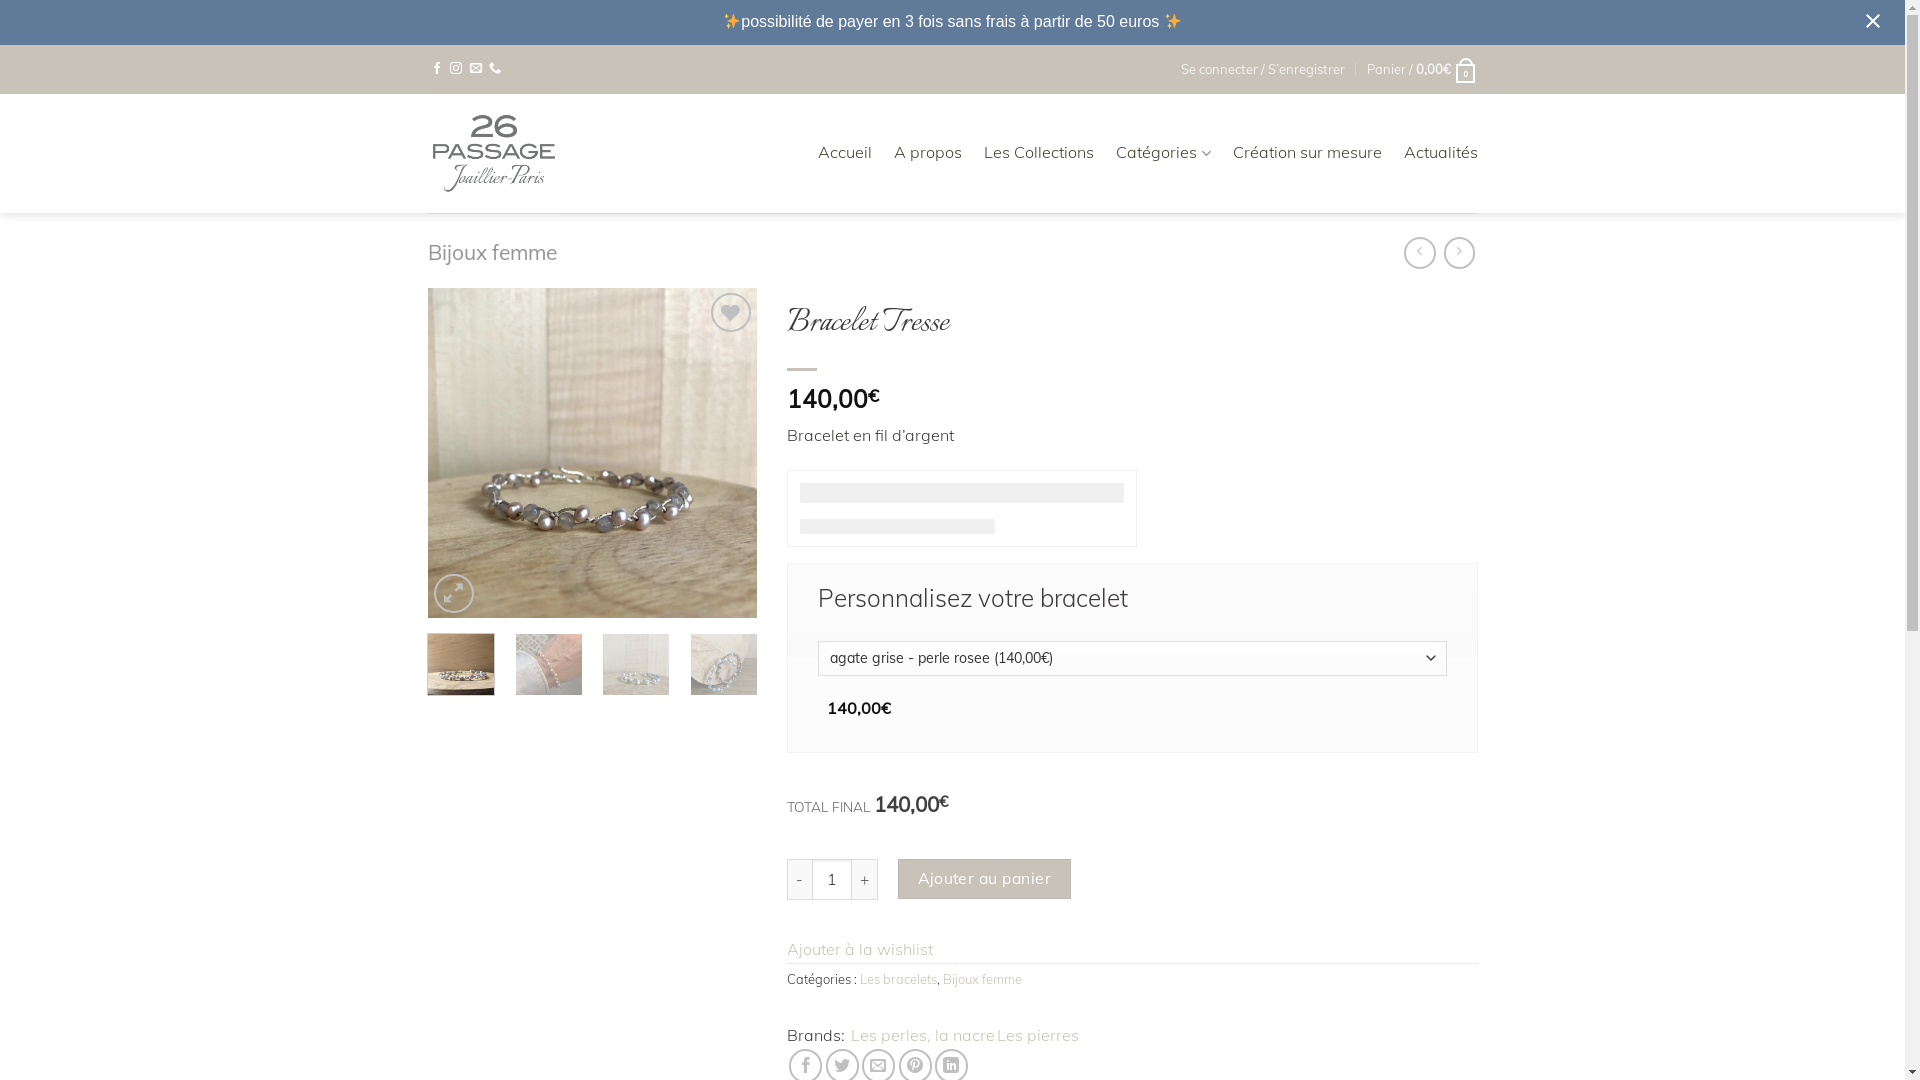 The width and height of the screenshot is (1920, 1080). What do you see at coordinates (844, 152) in the screenshot?
I see `'Accueil'` at bounding box center [844, 152].